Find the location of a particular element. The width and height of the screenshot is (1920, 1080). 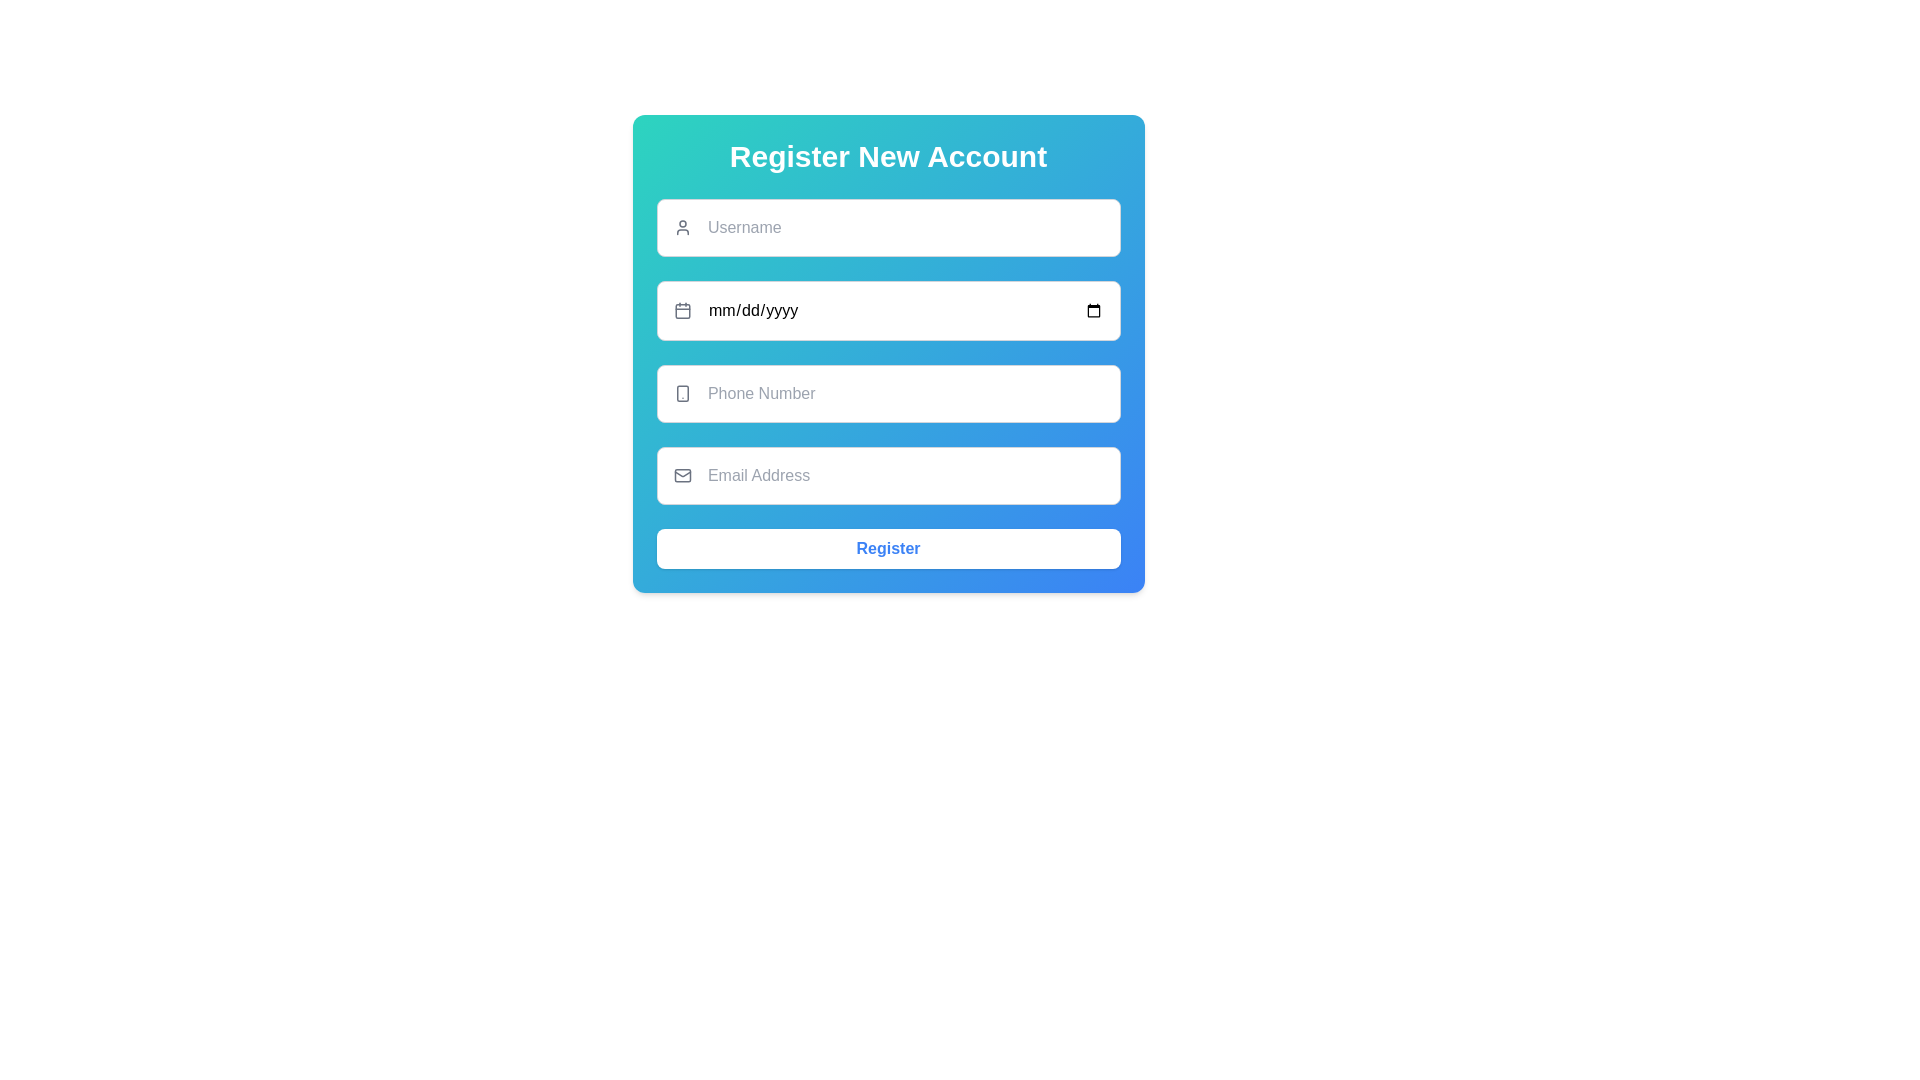

the icon indicating that the associated input field expects an email address, located to the left of the email input field placeholder text is located at coordinates (682, 475).